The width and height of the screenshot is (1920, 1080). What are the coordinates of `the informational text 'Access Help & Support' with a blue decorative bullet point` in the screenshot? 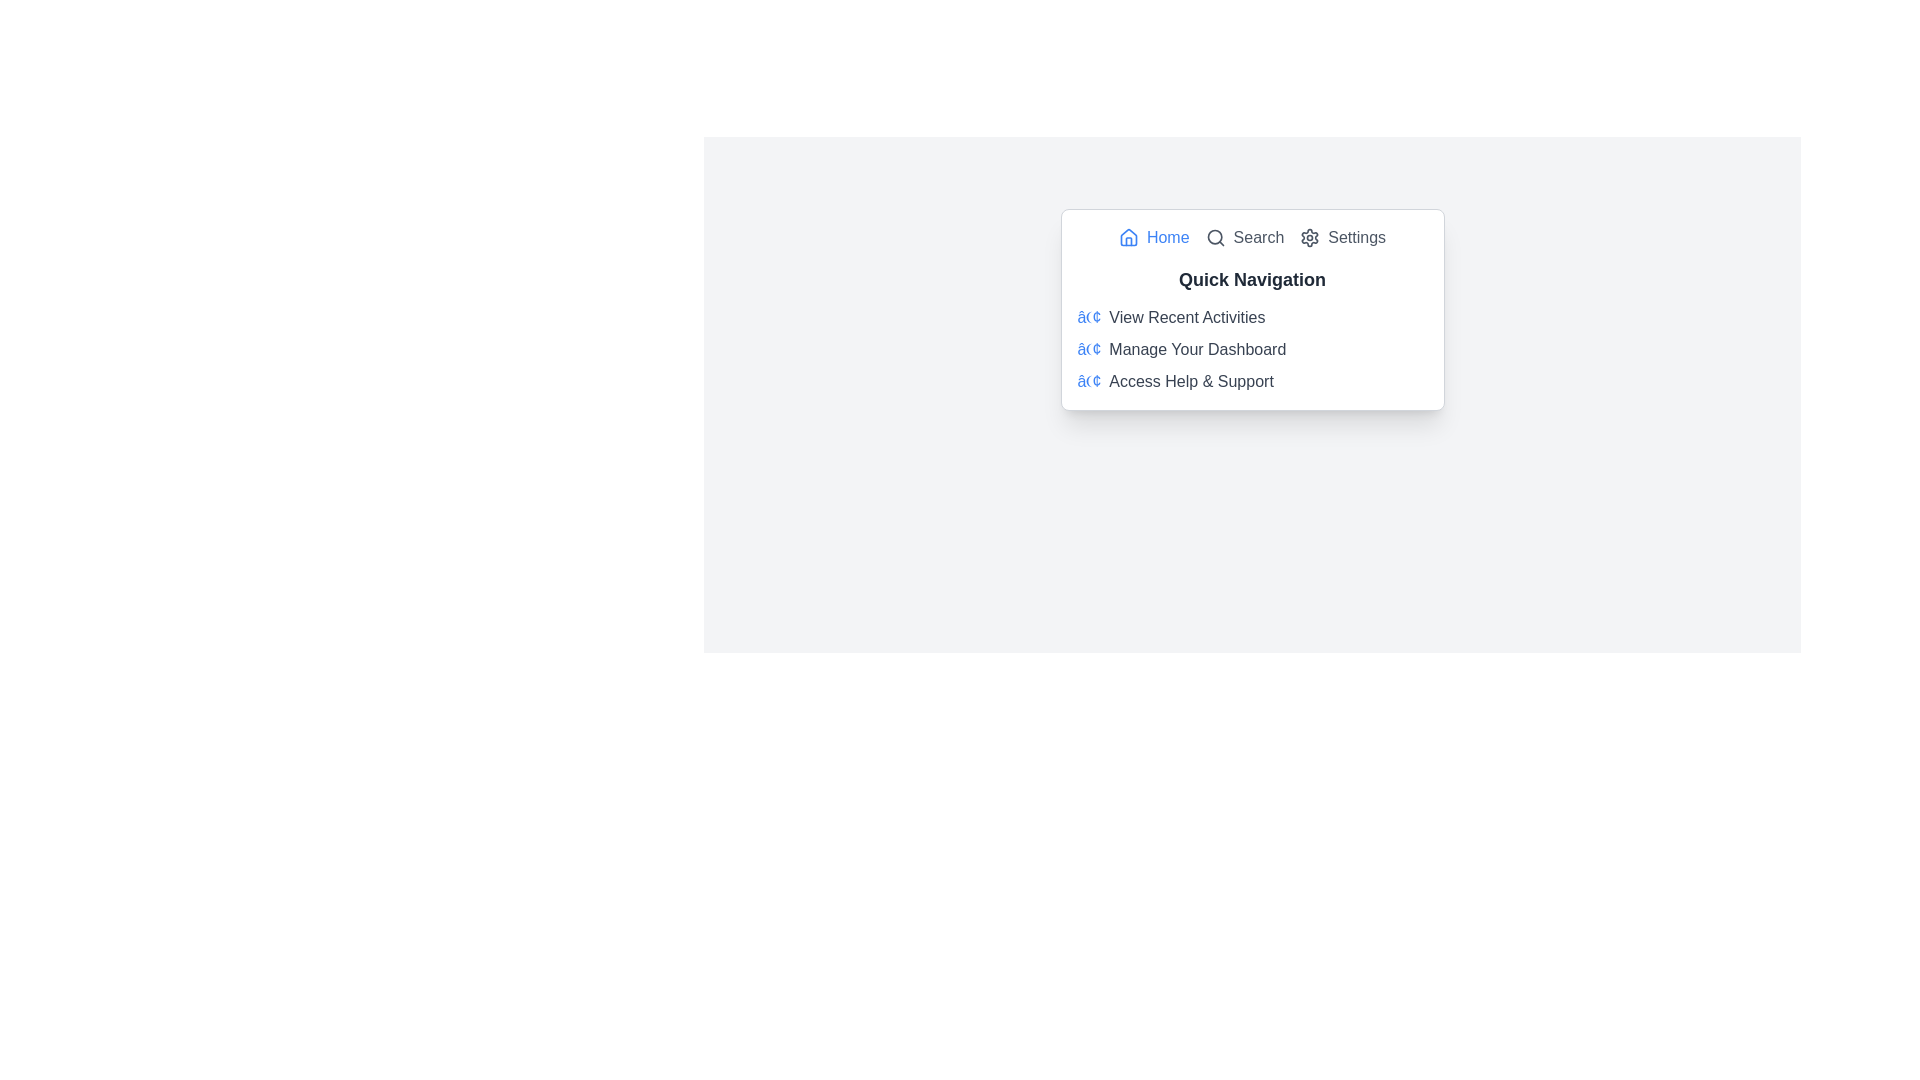 It's located at (1251, 381).